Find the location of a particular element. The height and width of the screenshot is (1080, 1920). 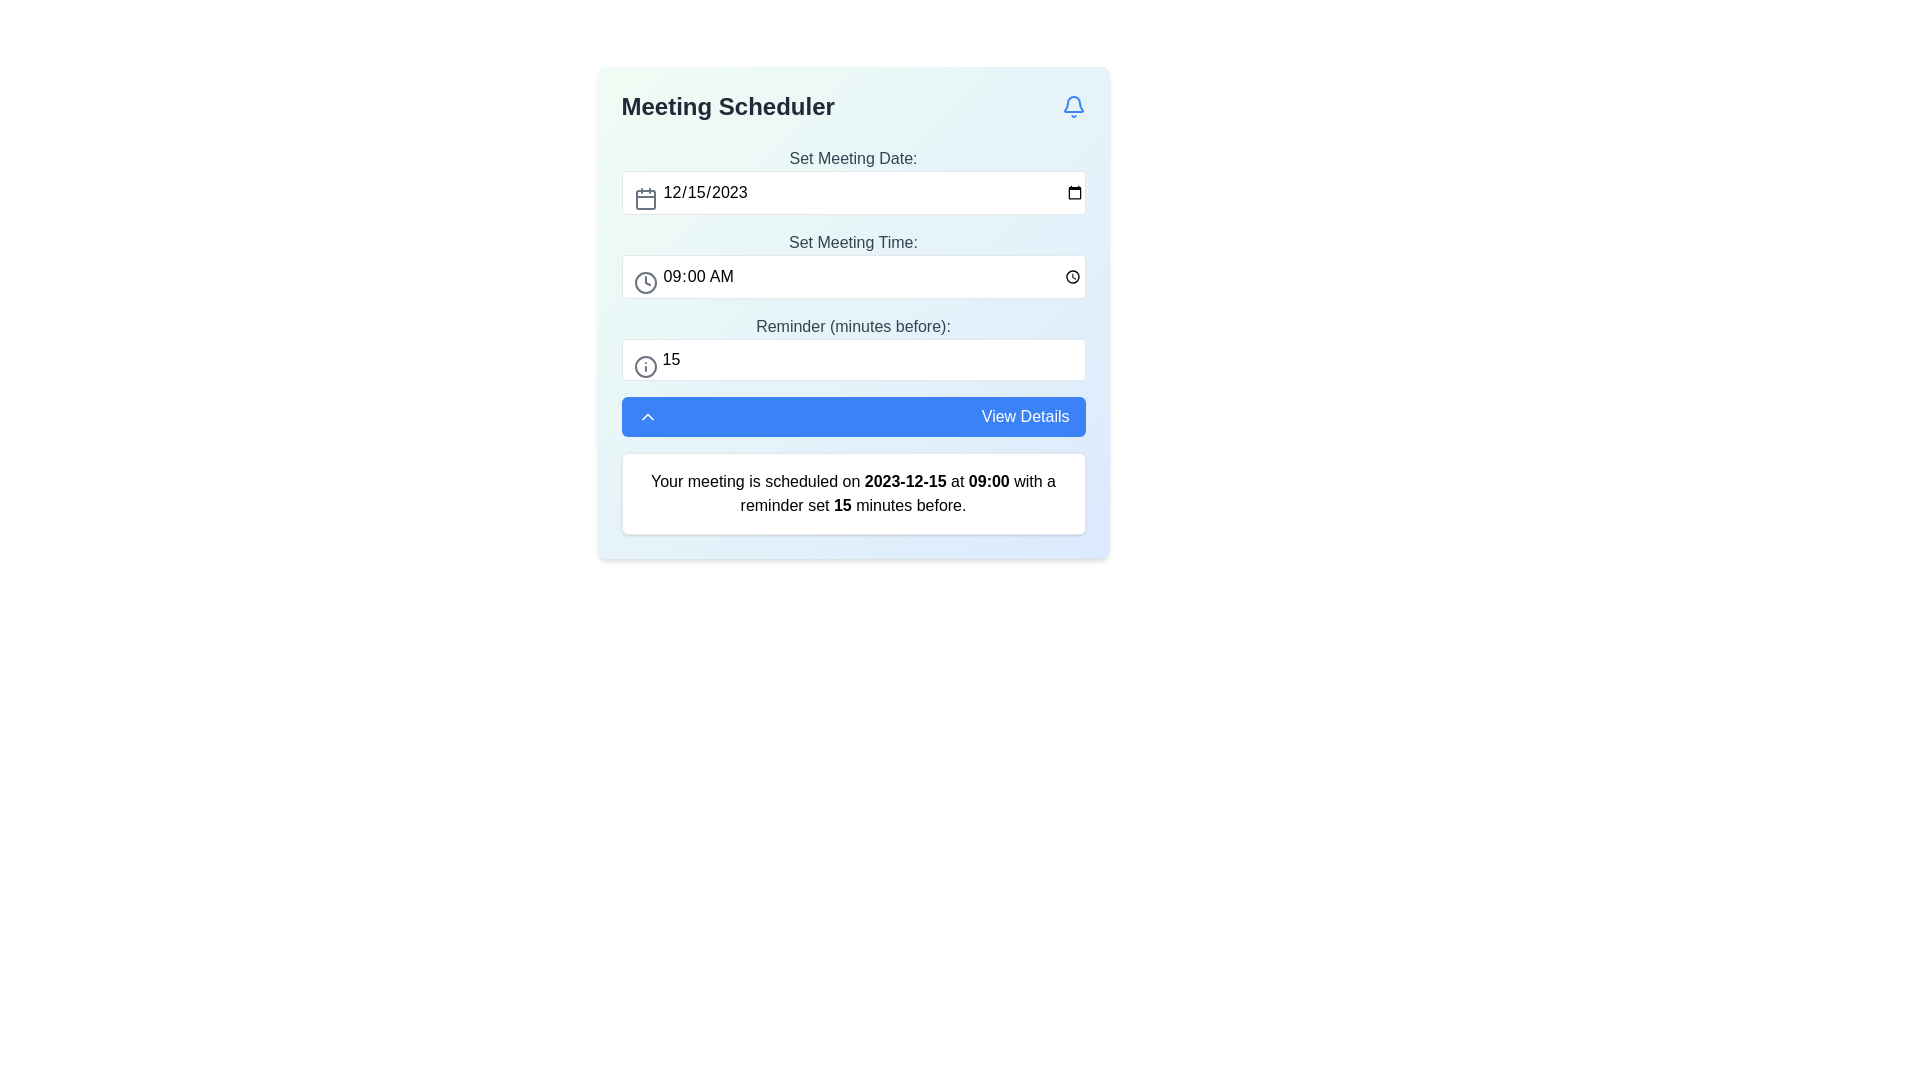

the inner rounded section of the calendar icon, which is part of the meeting scheduler interface, located to the left of the 'Set Meeting Date:' text field is located at coordinates (645, 200).